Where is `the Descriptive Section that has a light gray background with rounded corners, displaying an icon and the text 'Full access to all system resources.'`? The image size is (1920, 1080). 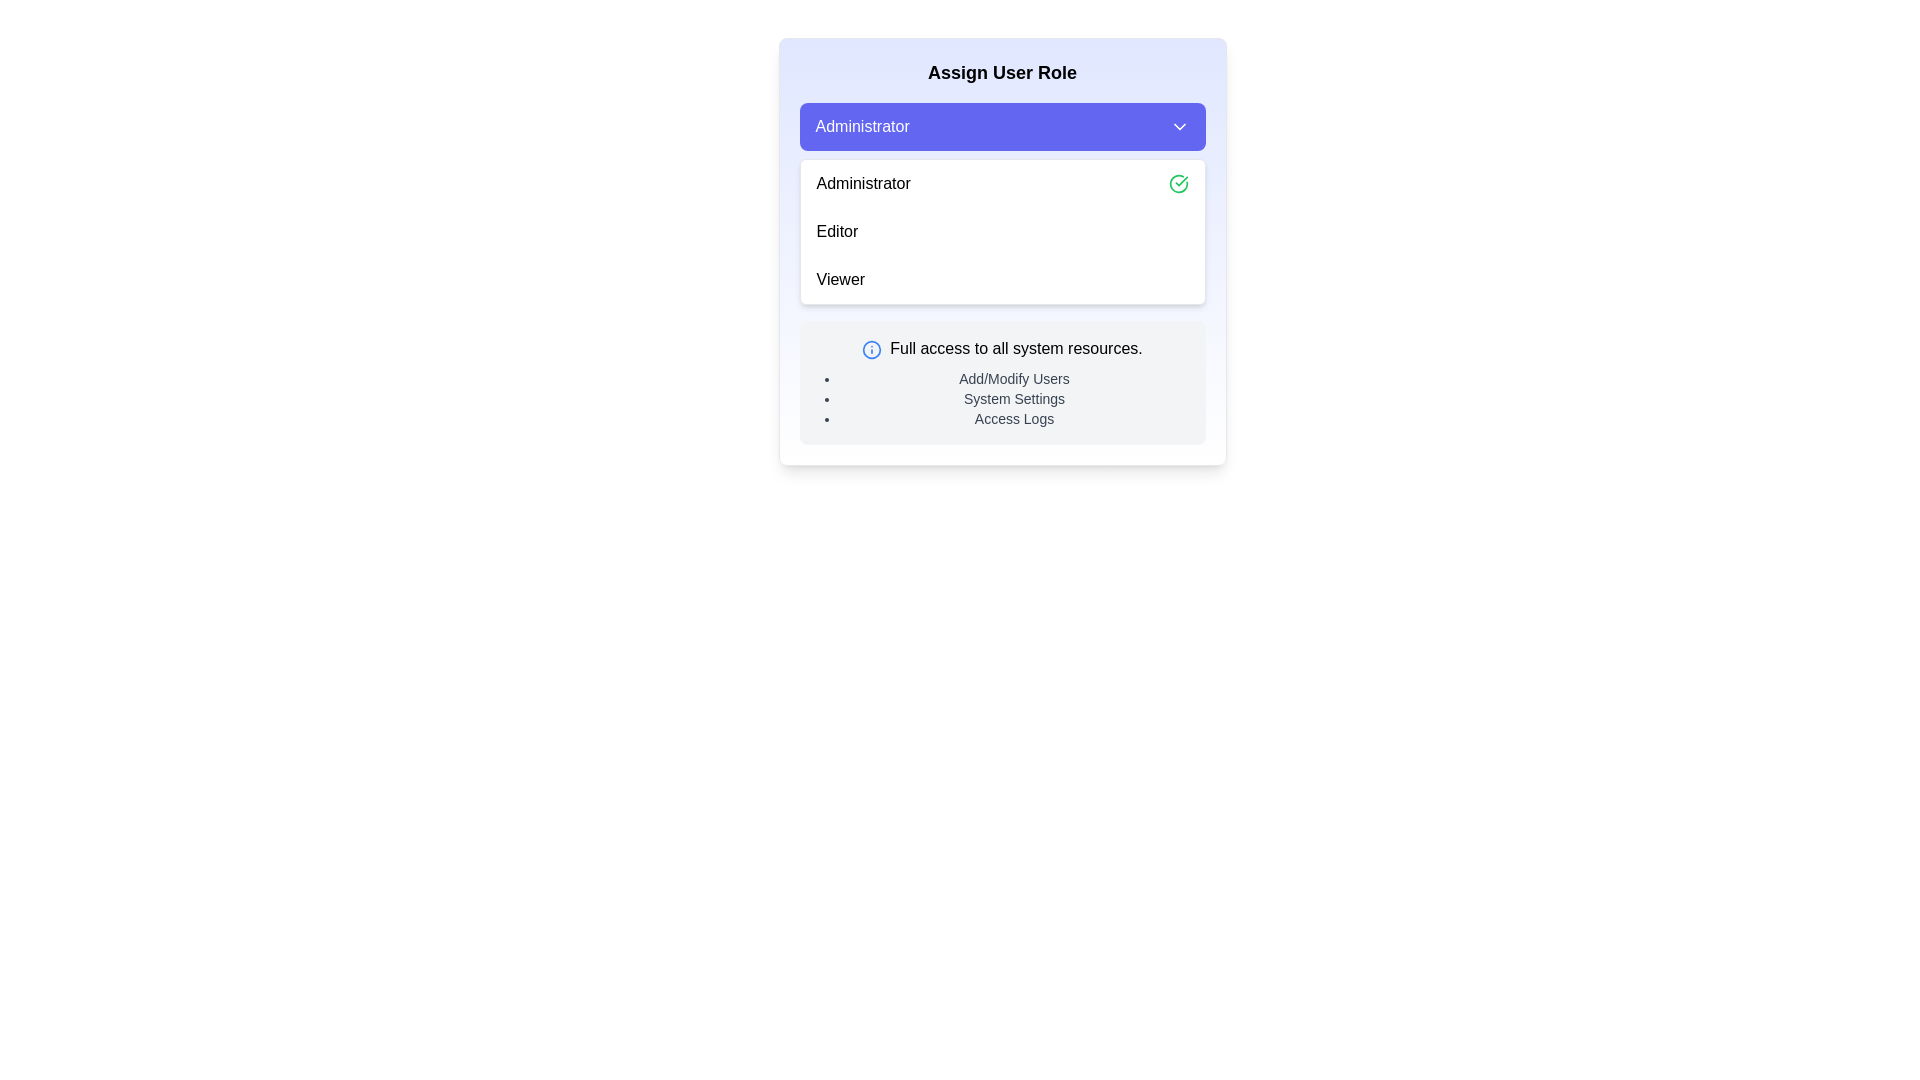
the Descriptive Section that has a light gray background with rounded corners, displaying an icon and the text 'Full access to all system resources.' is located at coordinates (1002, 382).